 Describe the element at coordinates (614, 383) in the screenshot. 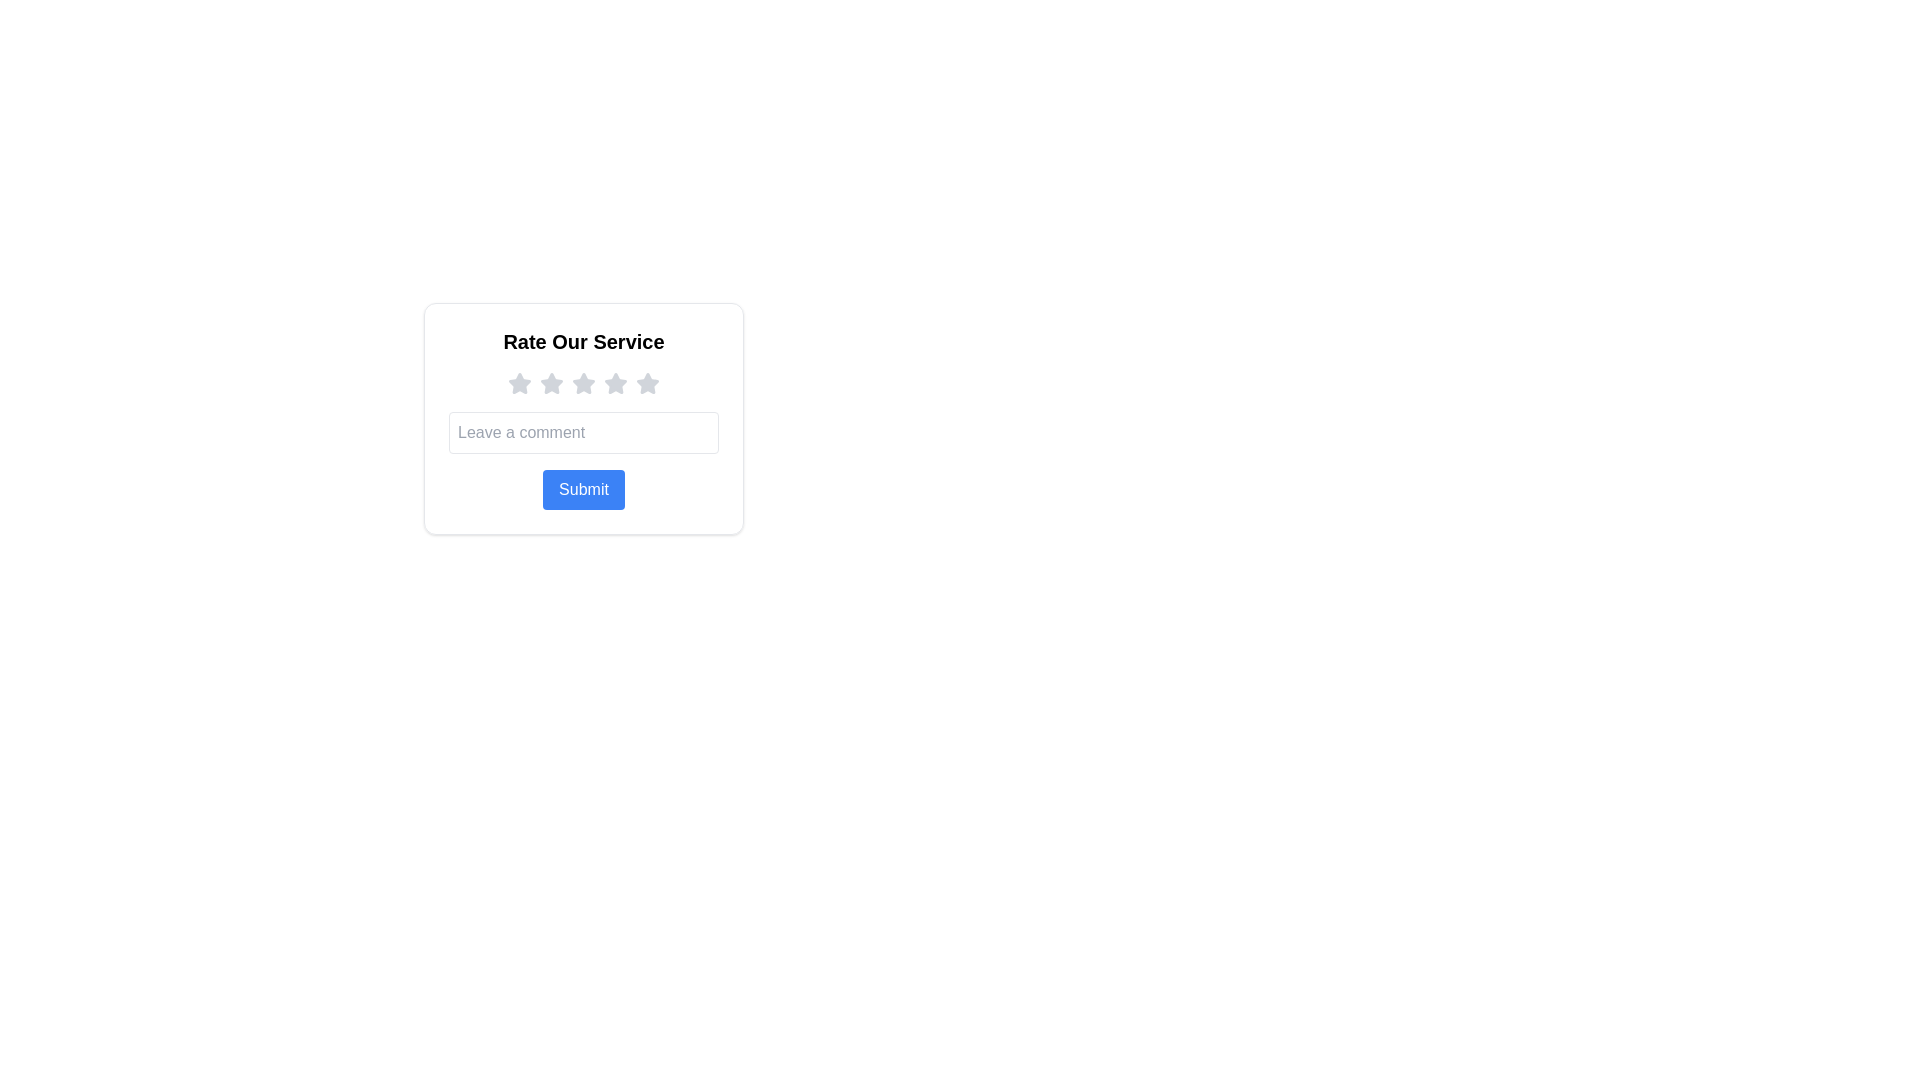

I see `the third star icon used for rating, which represents a score of 3 out of 5, located below the 'Rate Our Service' title and above the 'Submit' button` at that location.